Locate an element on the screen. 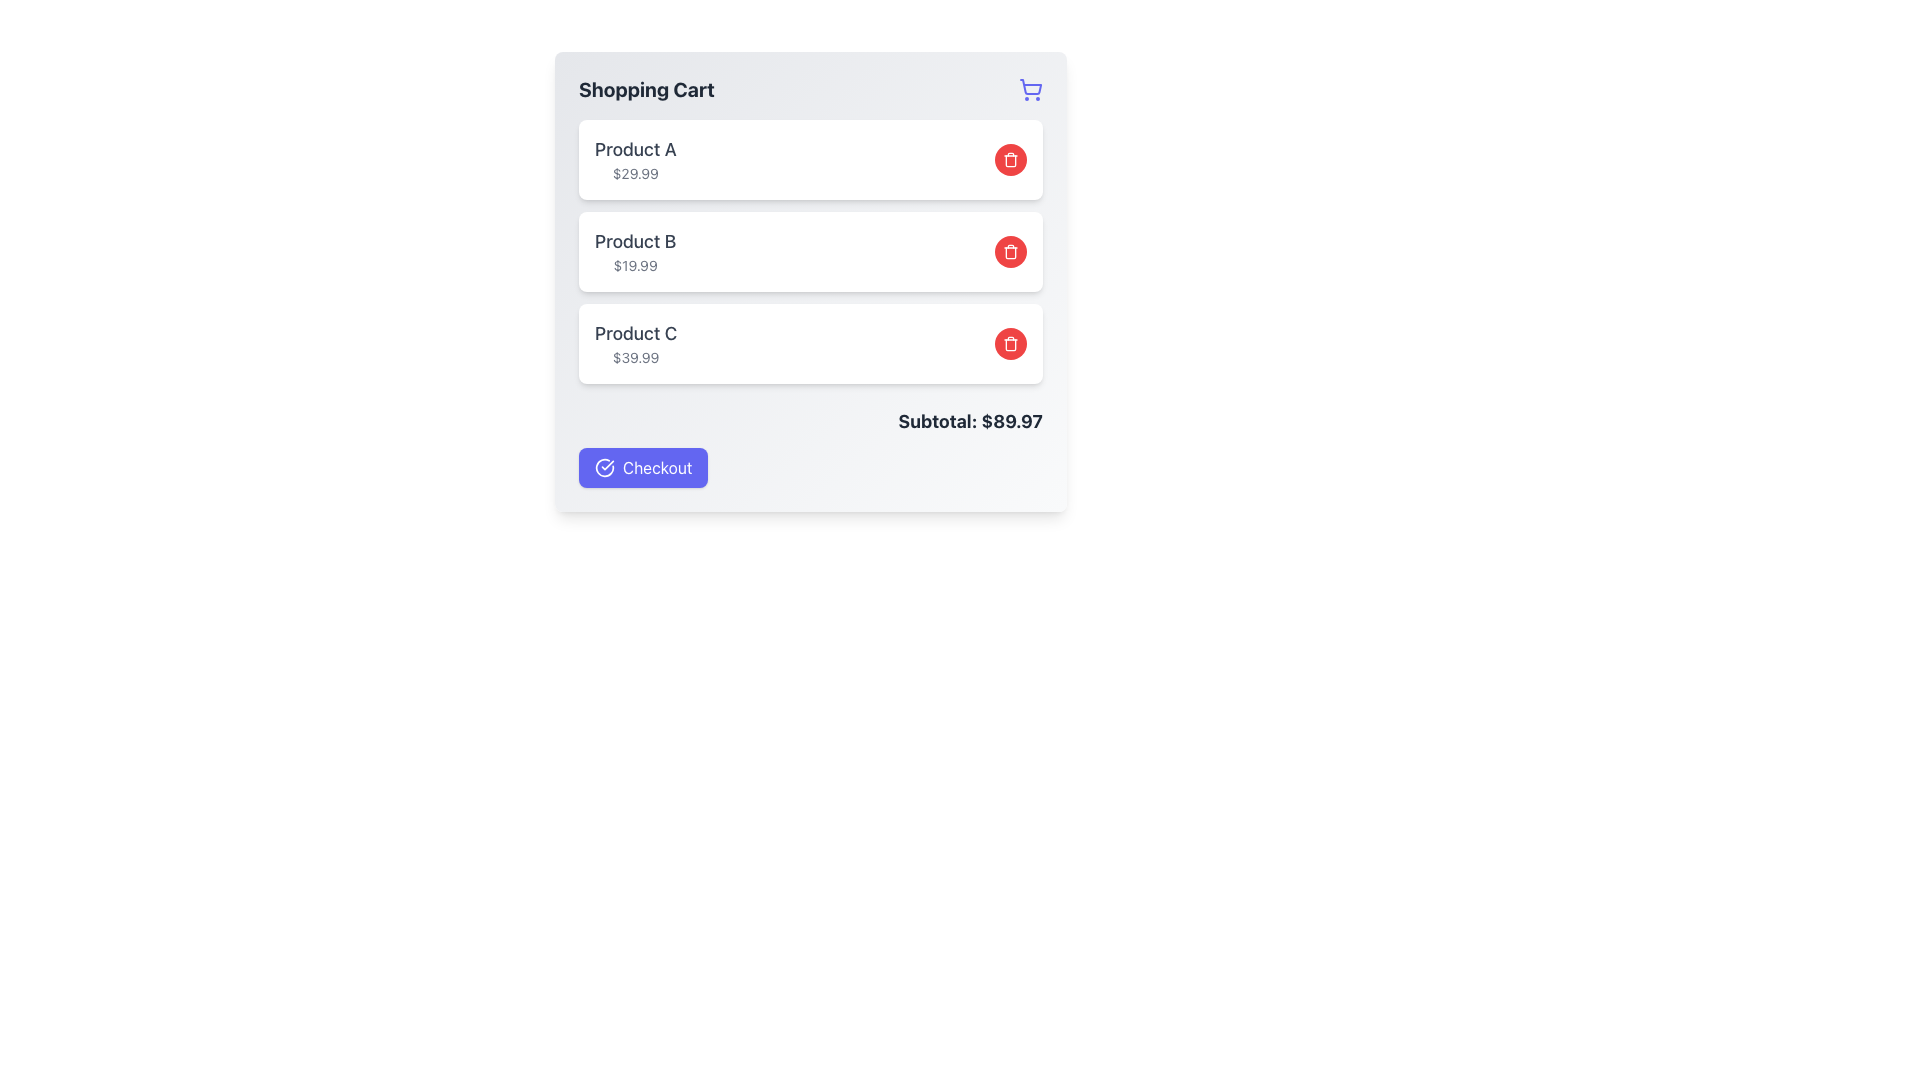 This screenshot has width=1920, height=1080. the red trash icon with a circular background located to the right of 'Product C' priced at '$39.99' in the shopping cart interface is located at coordinates (1011, 342).